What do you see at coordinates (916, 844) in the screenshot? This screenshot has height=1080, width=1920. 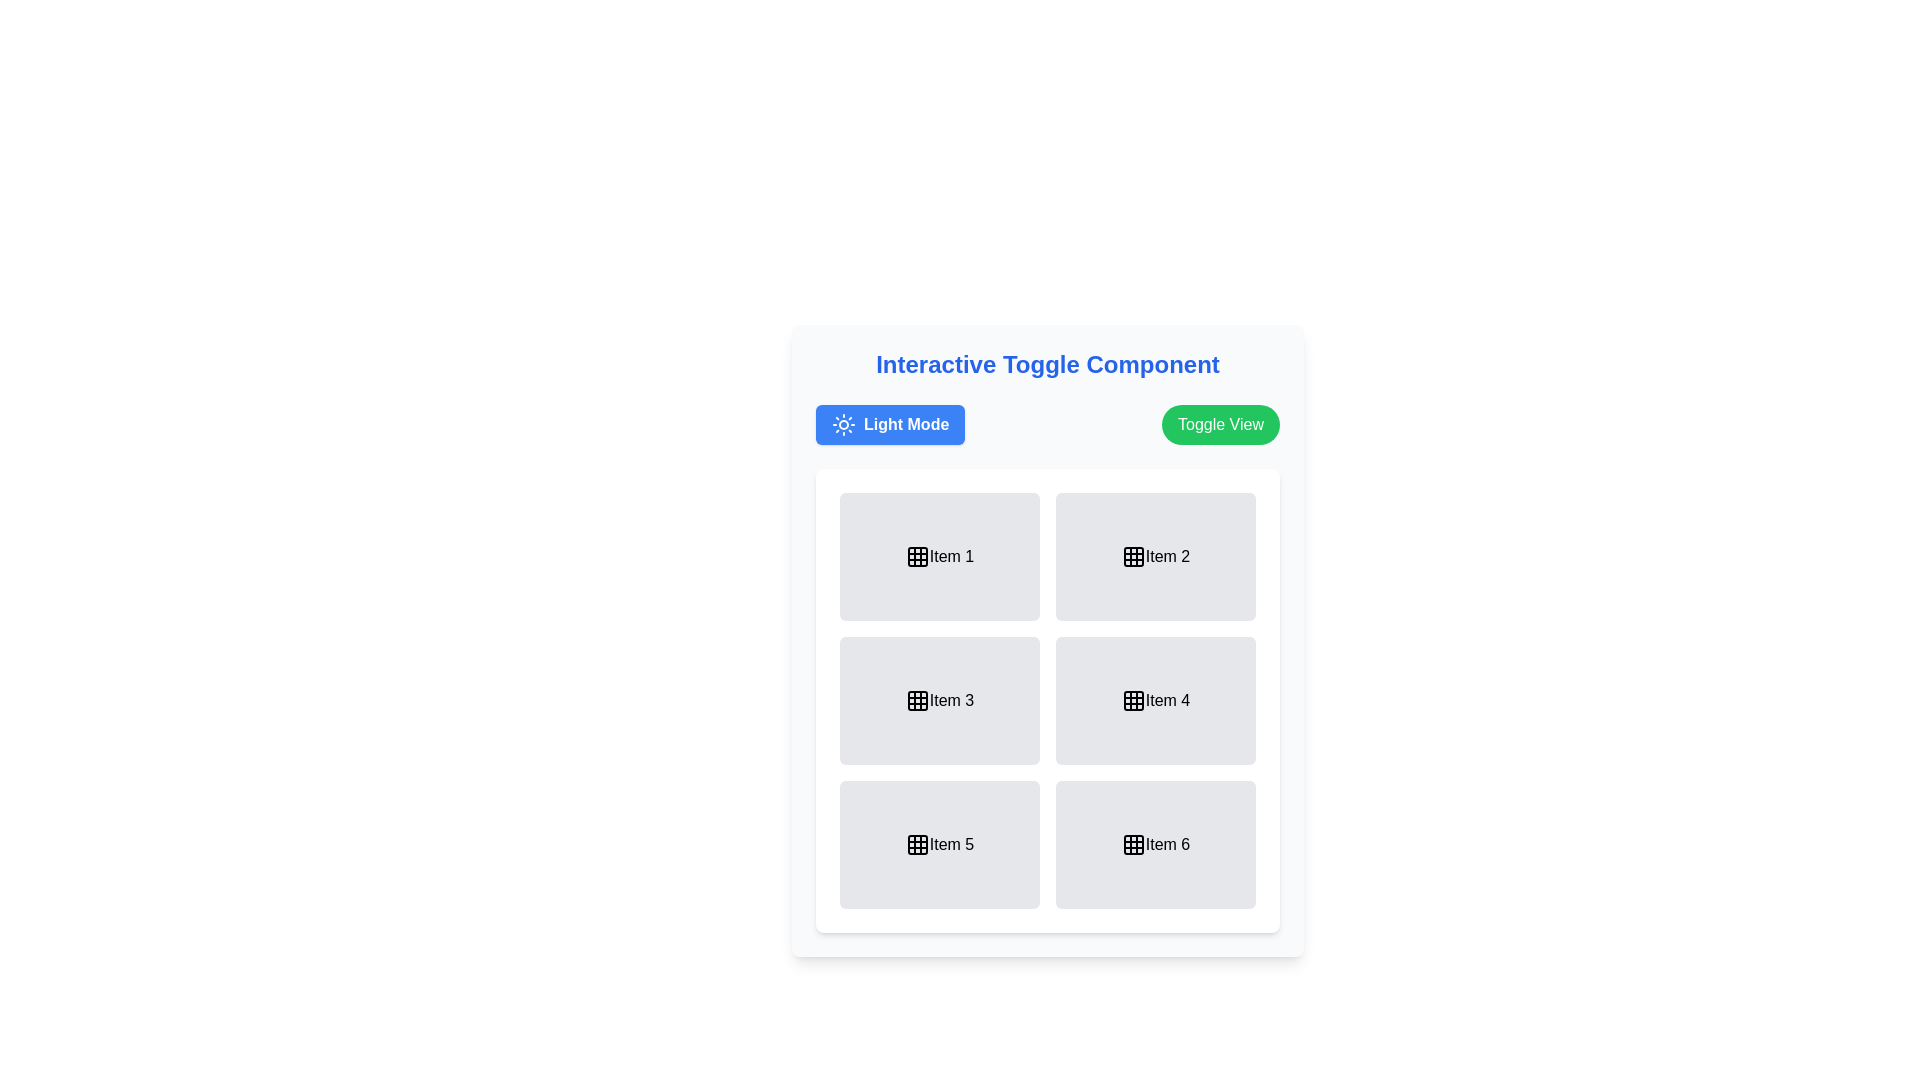 I see `the grid icon located in the lower-left area labeled 'Item 5', which is a small square-shaped icon with a black outline and a grid of smaller squares inside` at bounding box center [916, 844].